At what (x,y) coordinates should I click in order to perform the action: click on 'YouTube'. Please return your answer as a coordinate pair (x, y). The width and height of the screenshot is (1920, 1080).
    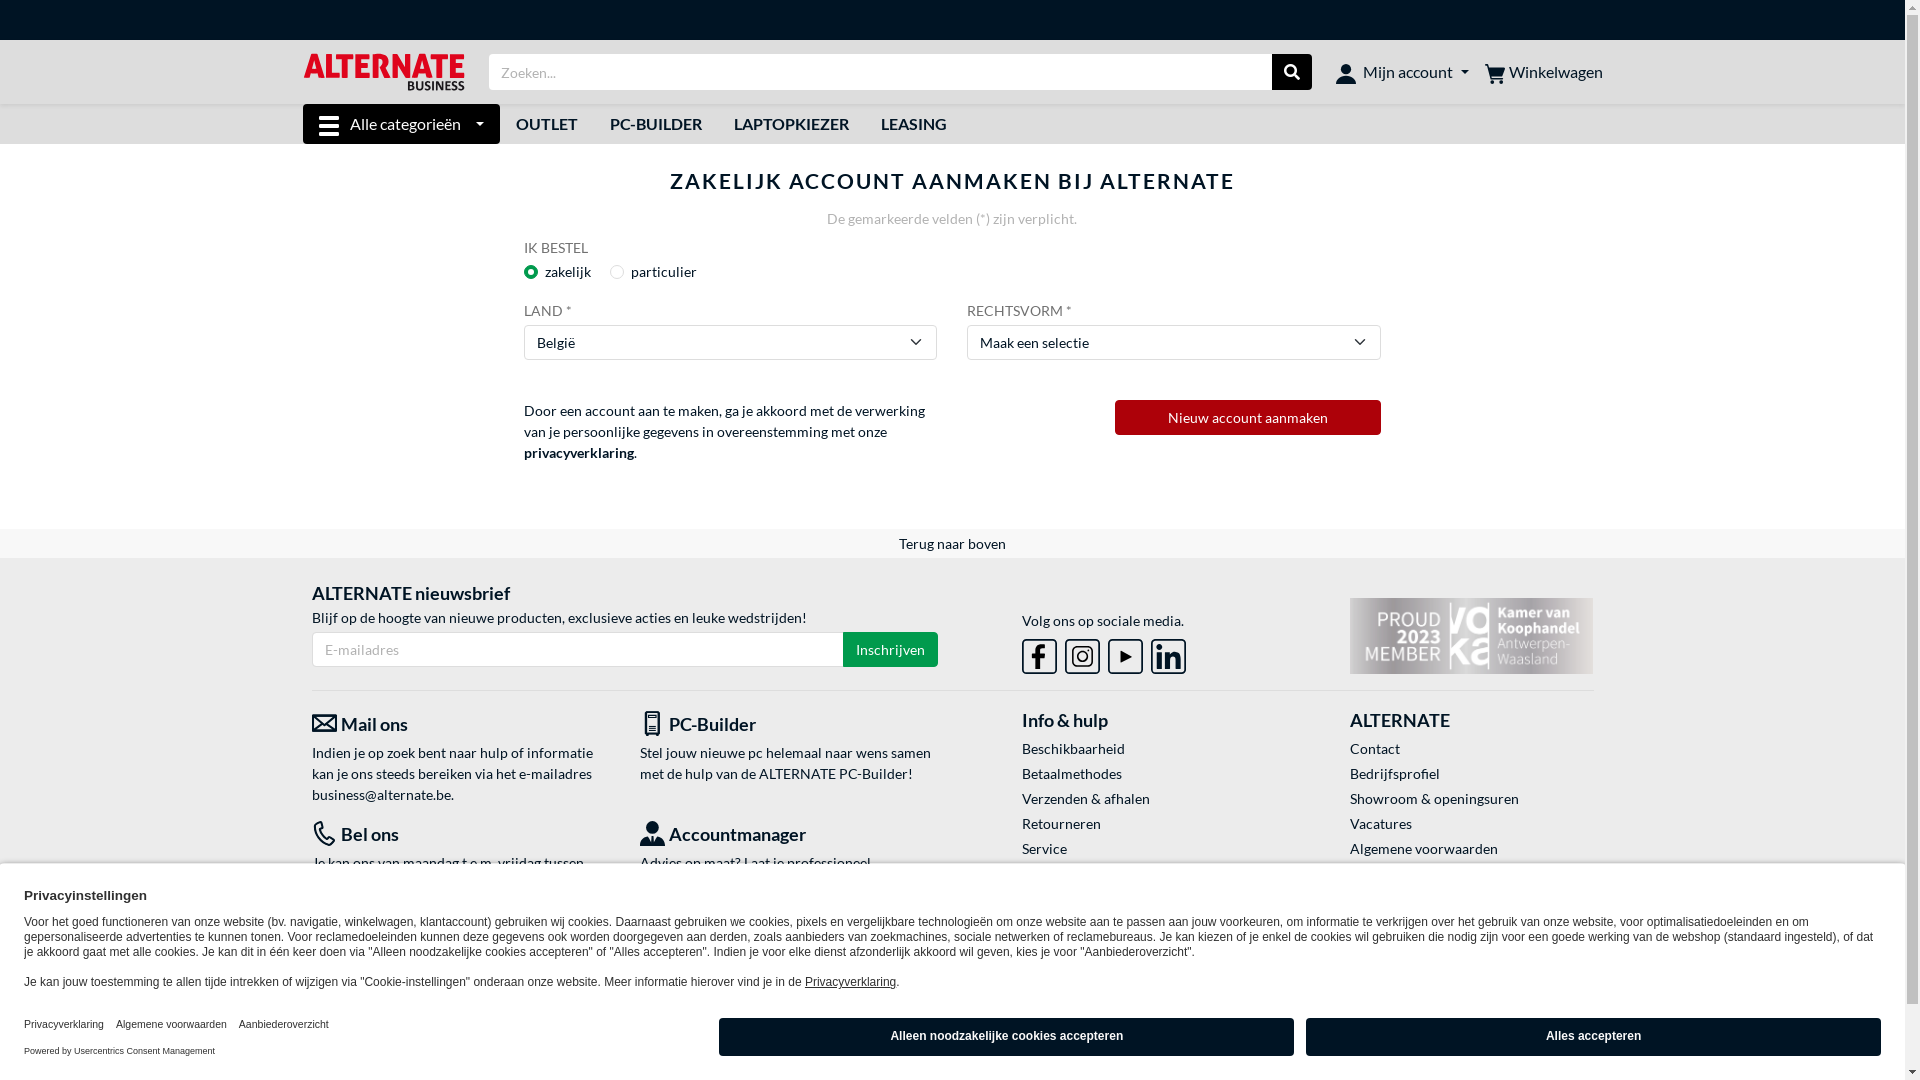
    Looking at the image, I should click on (1125, 656).